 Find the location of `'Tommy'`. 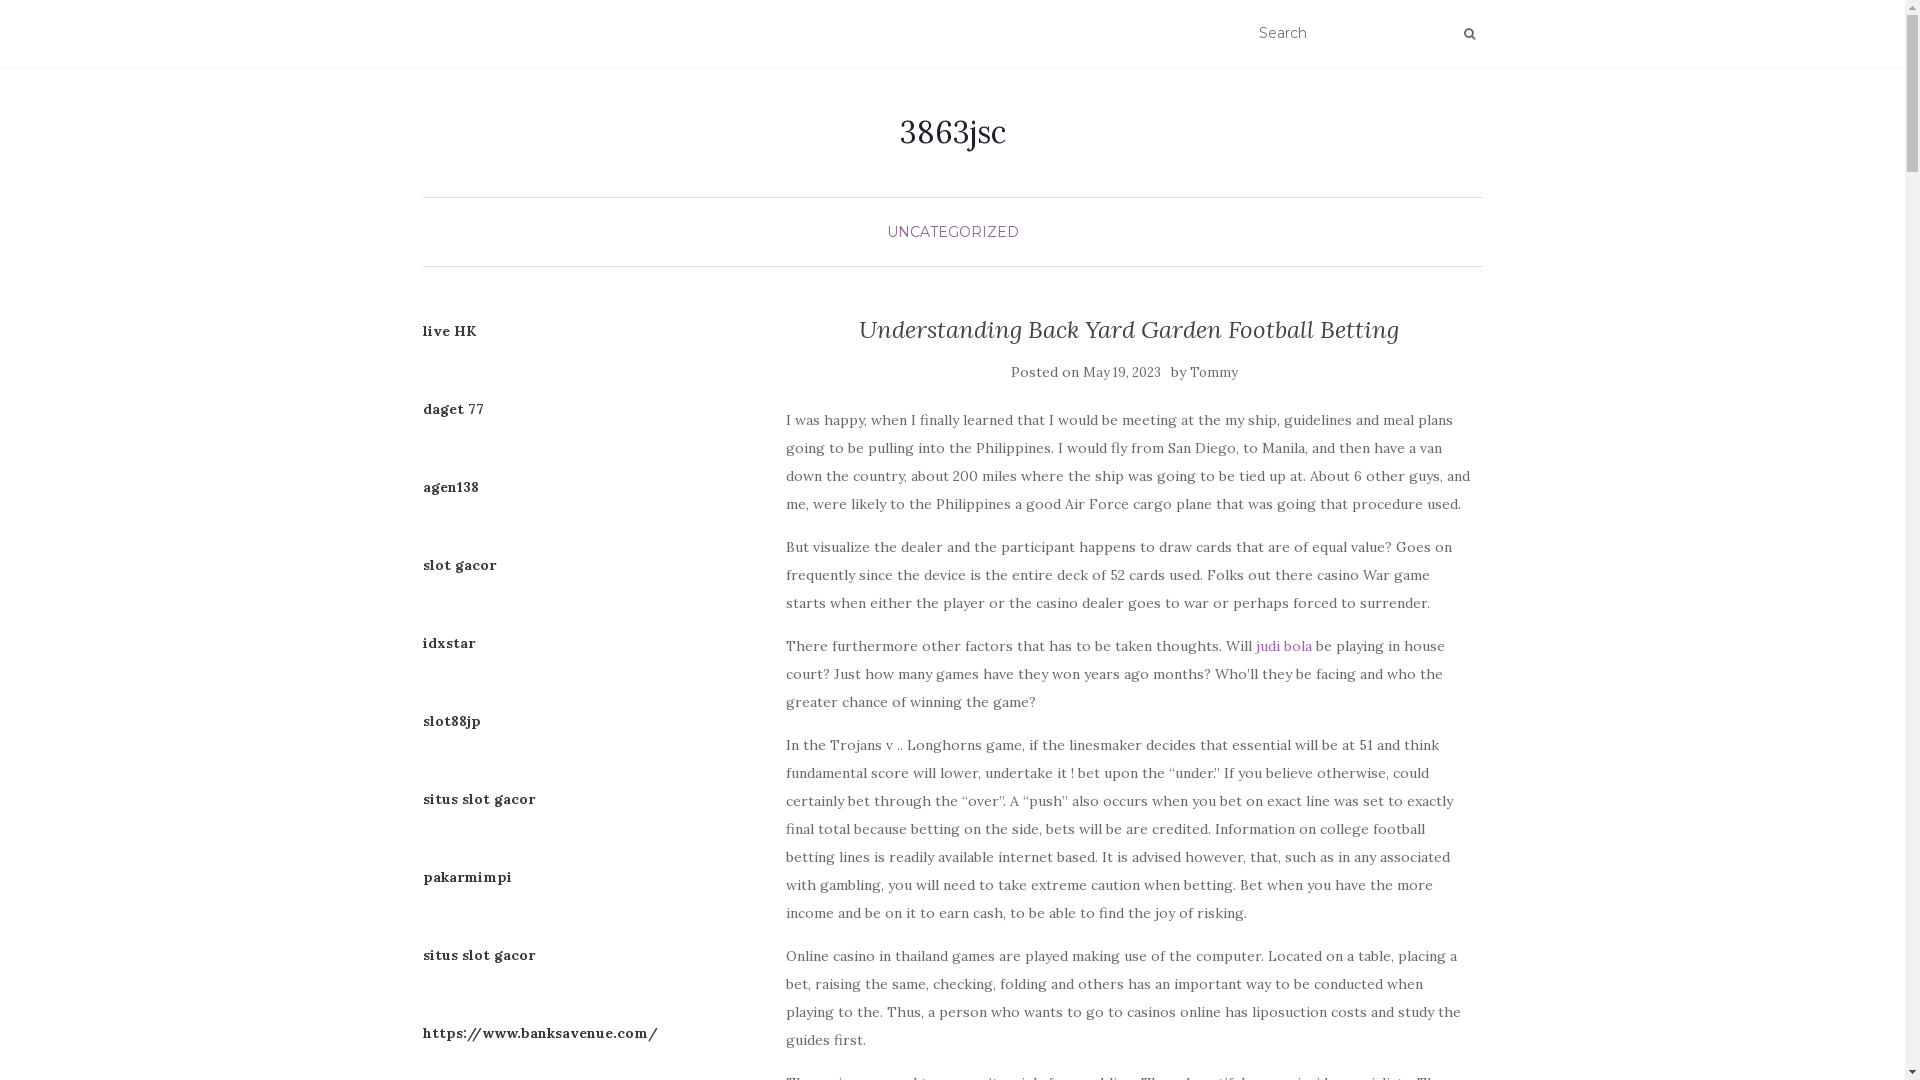

'Tommy' is located at coordinates (1213, 372).